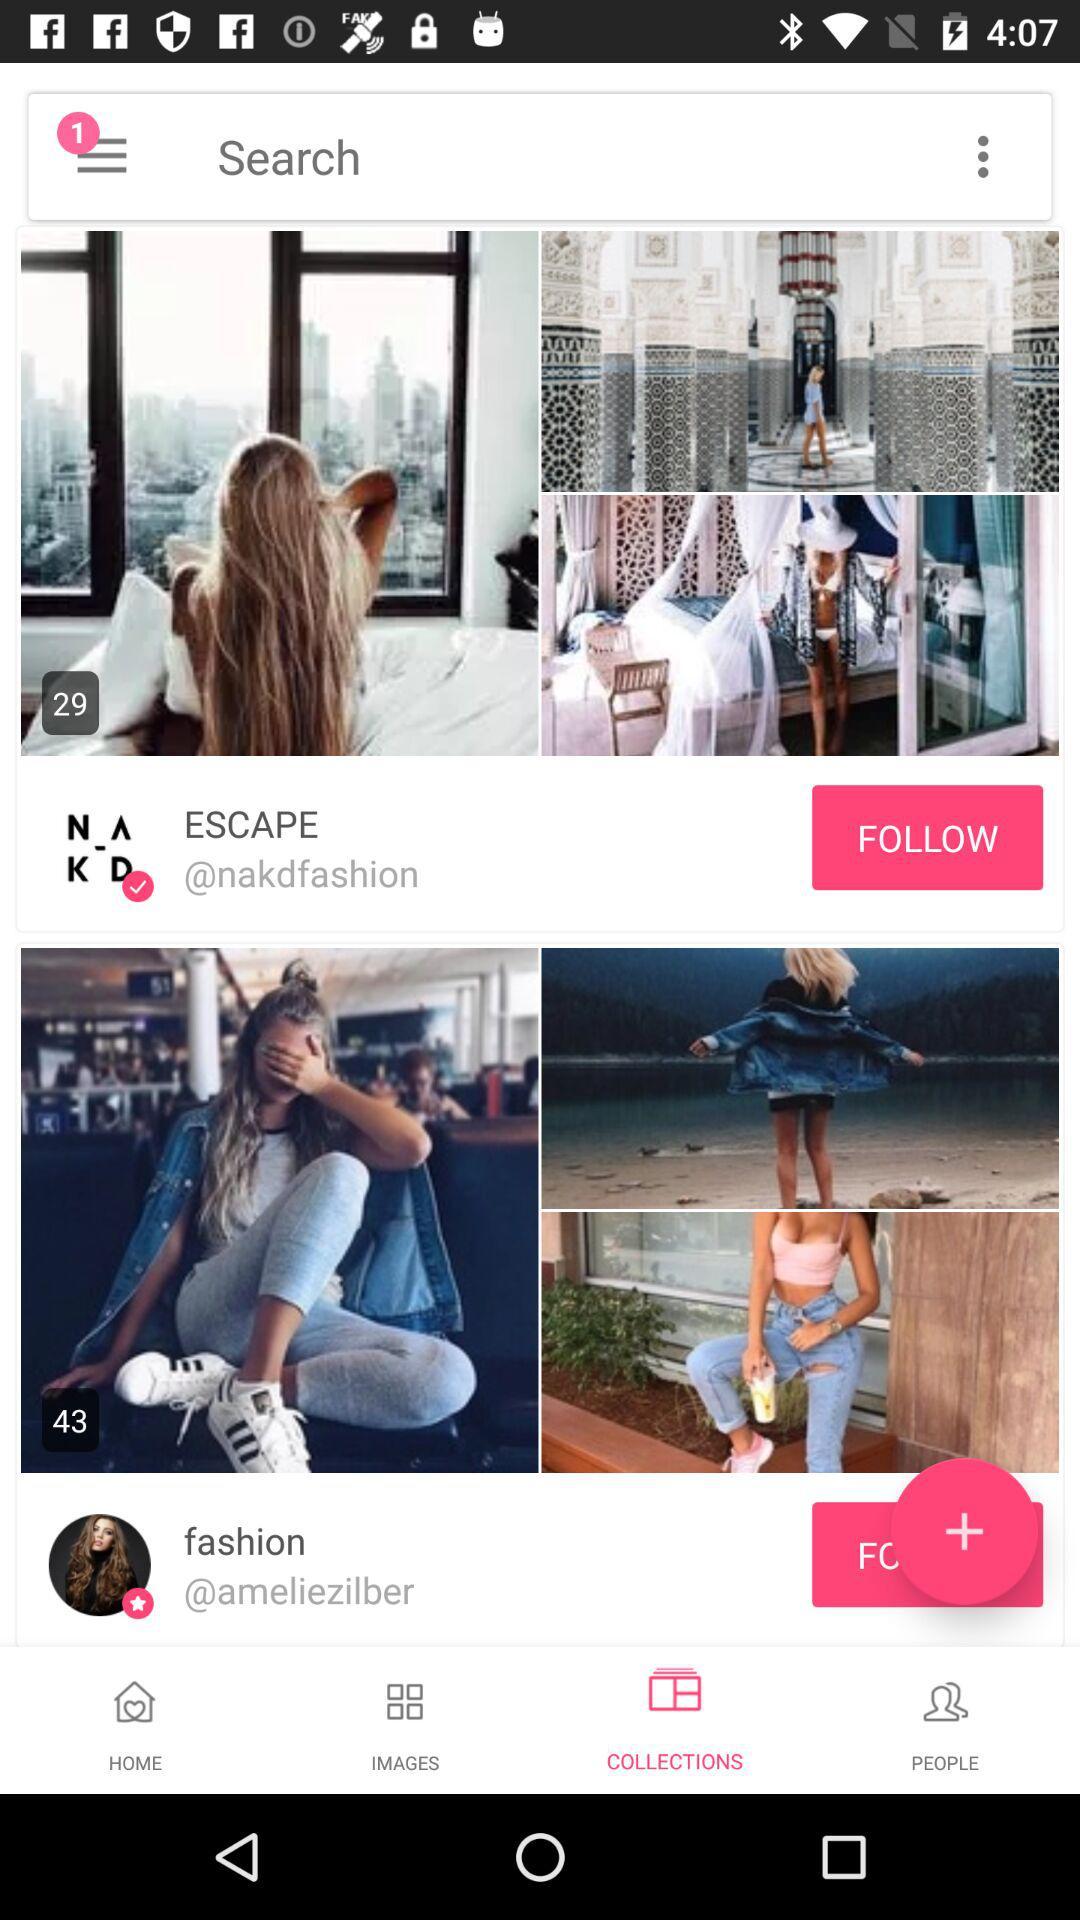  I want to click on add/upload, so click(963, 1530).